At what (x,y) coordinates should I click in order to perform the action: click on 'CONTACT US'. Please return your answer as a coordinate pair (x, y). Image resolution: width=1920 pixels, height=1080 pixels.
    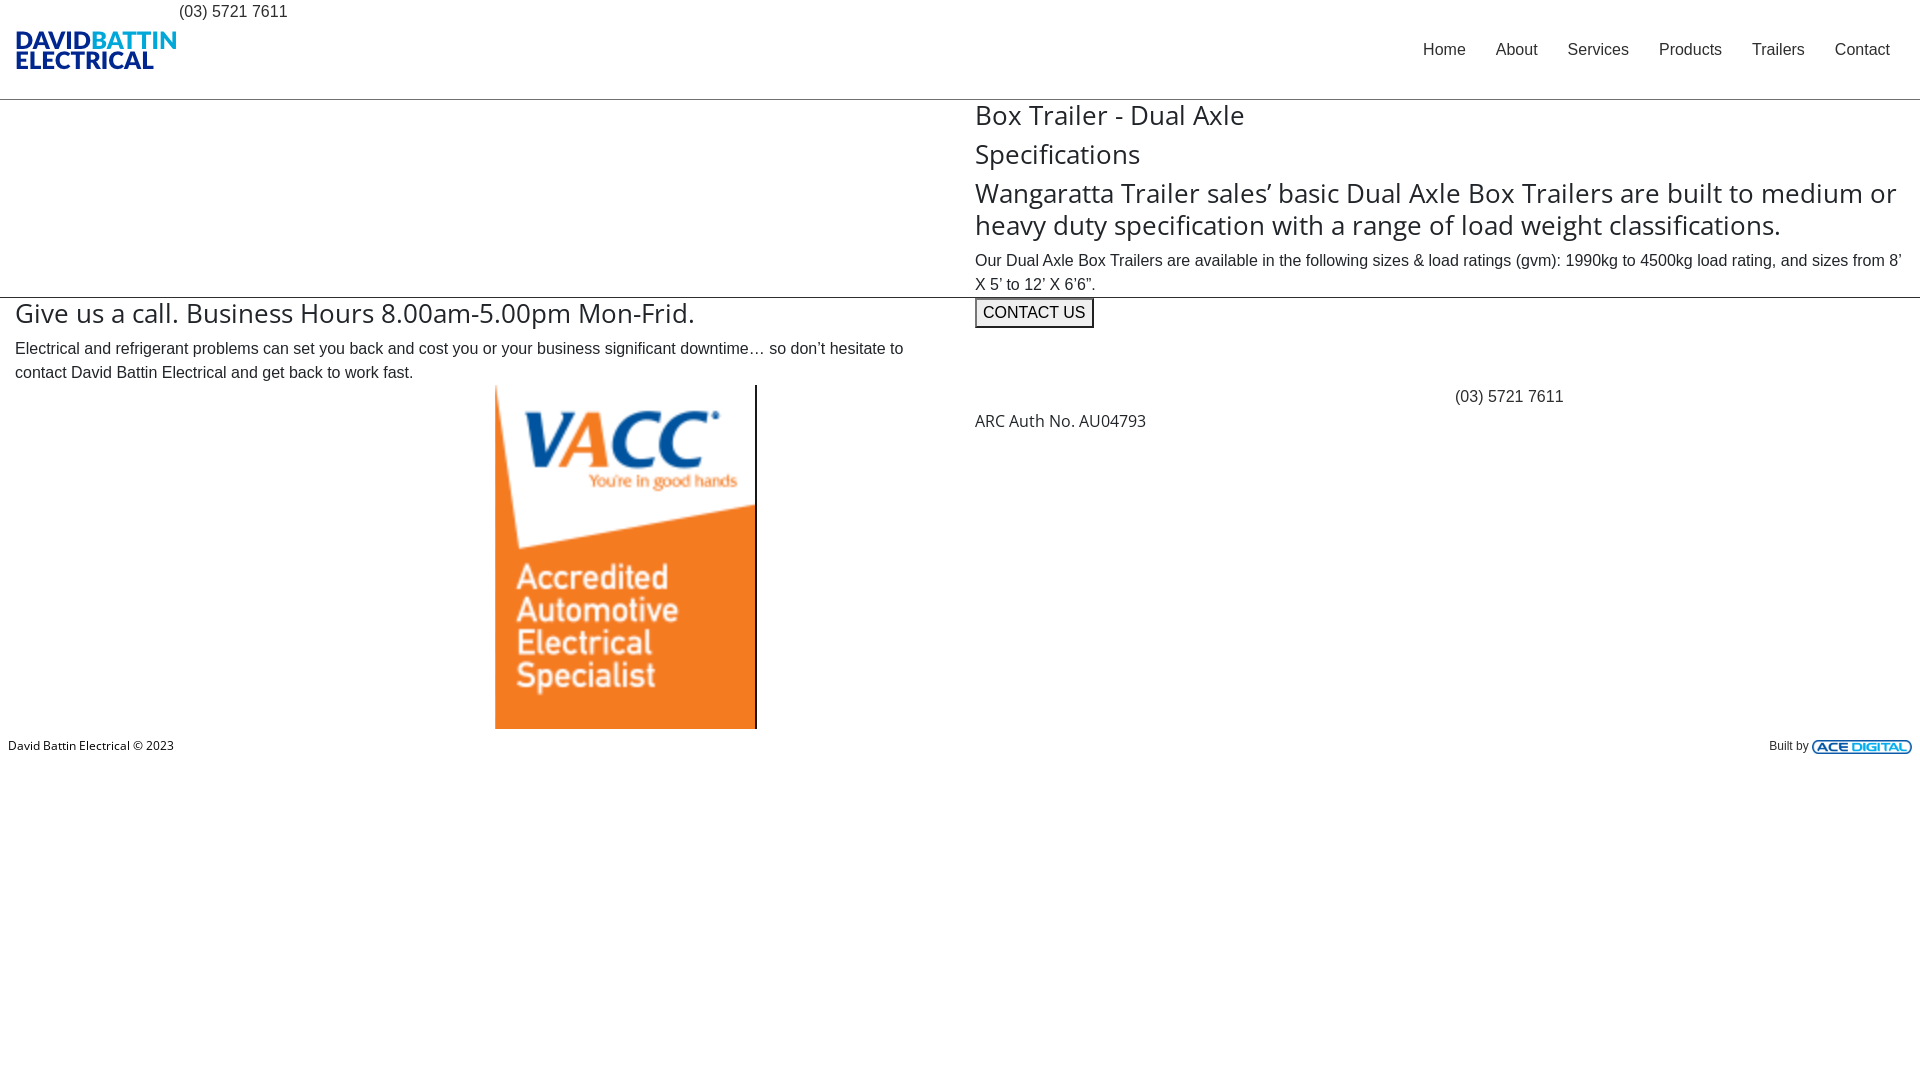
    Looking at the image, I should click on (1034, 312).